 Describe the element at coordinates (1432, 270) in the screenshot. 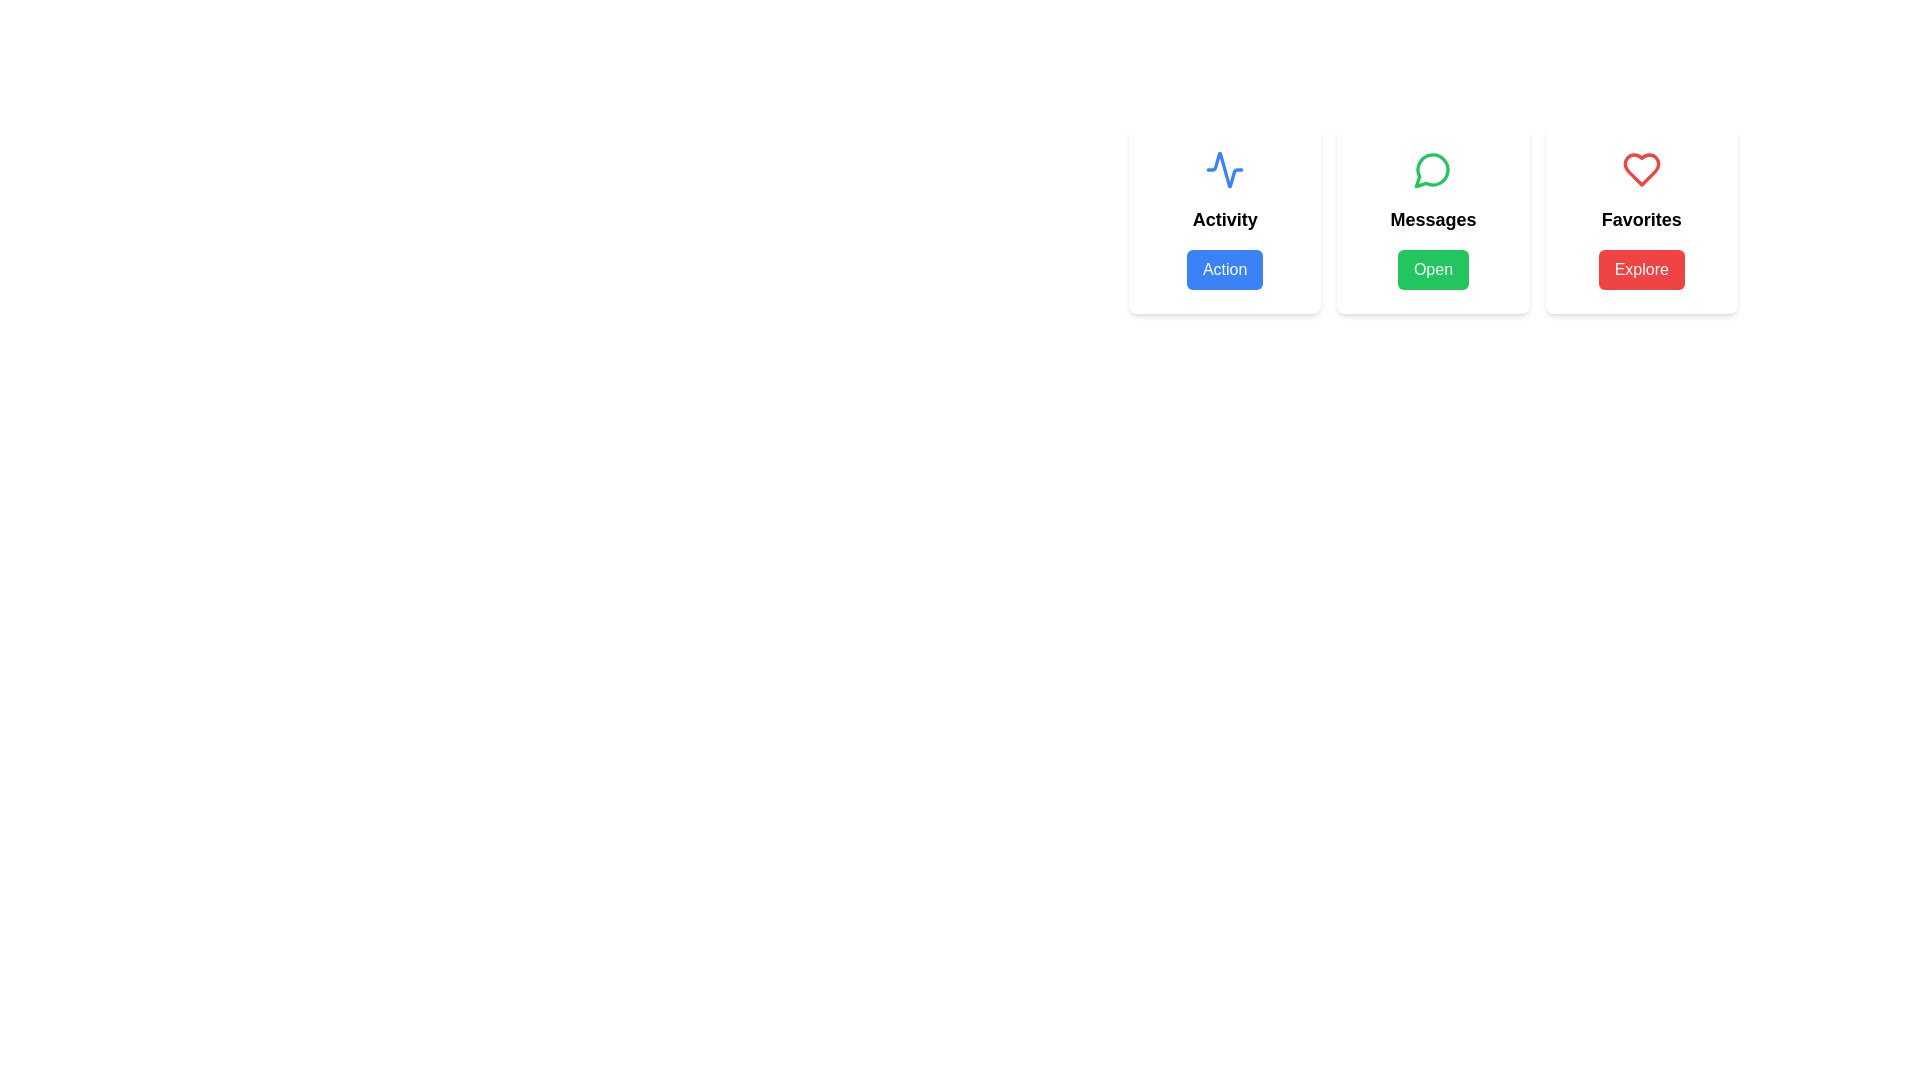

I see `the button located at the bottom of the 'Messages' card to observe the hover effects` at that location.